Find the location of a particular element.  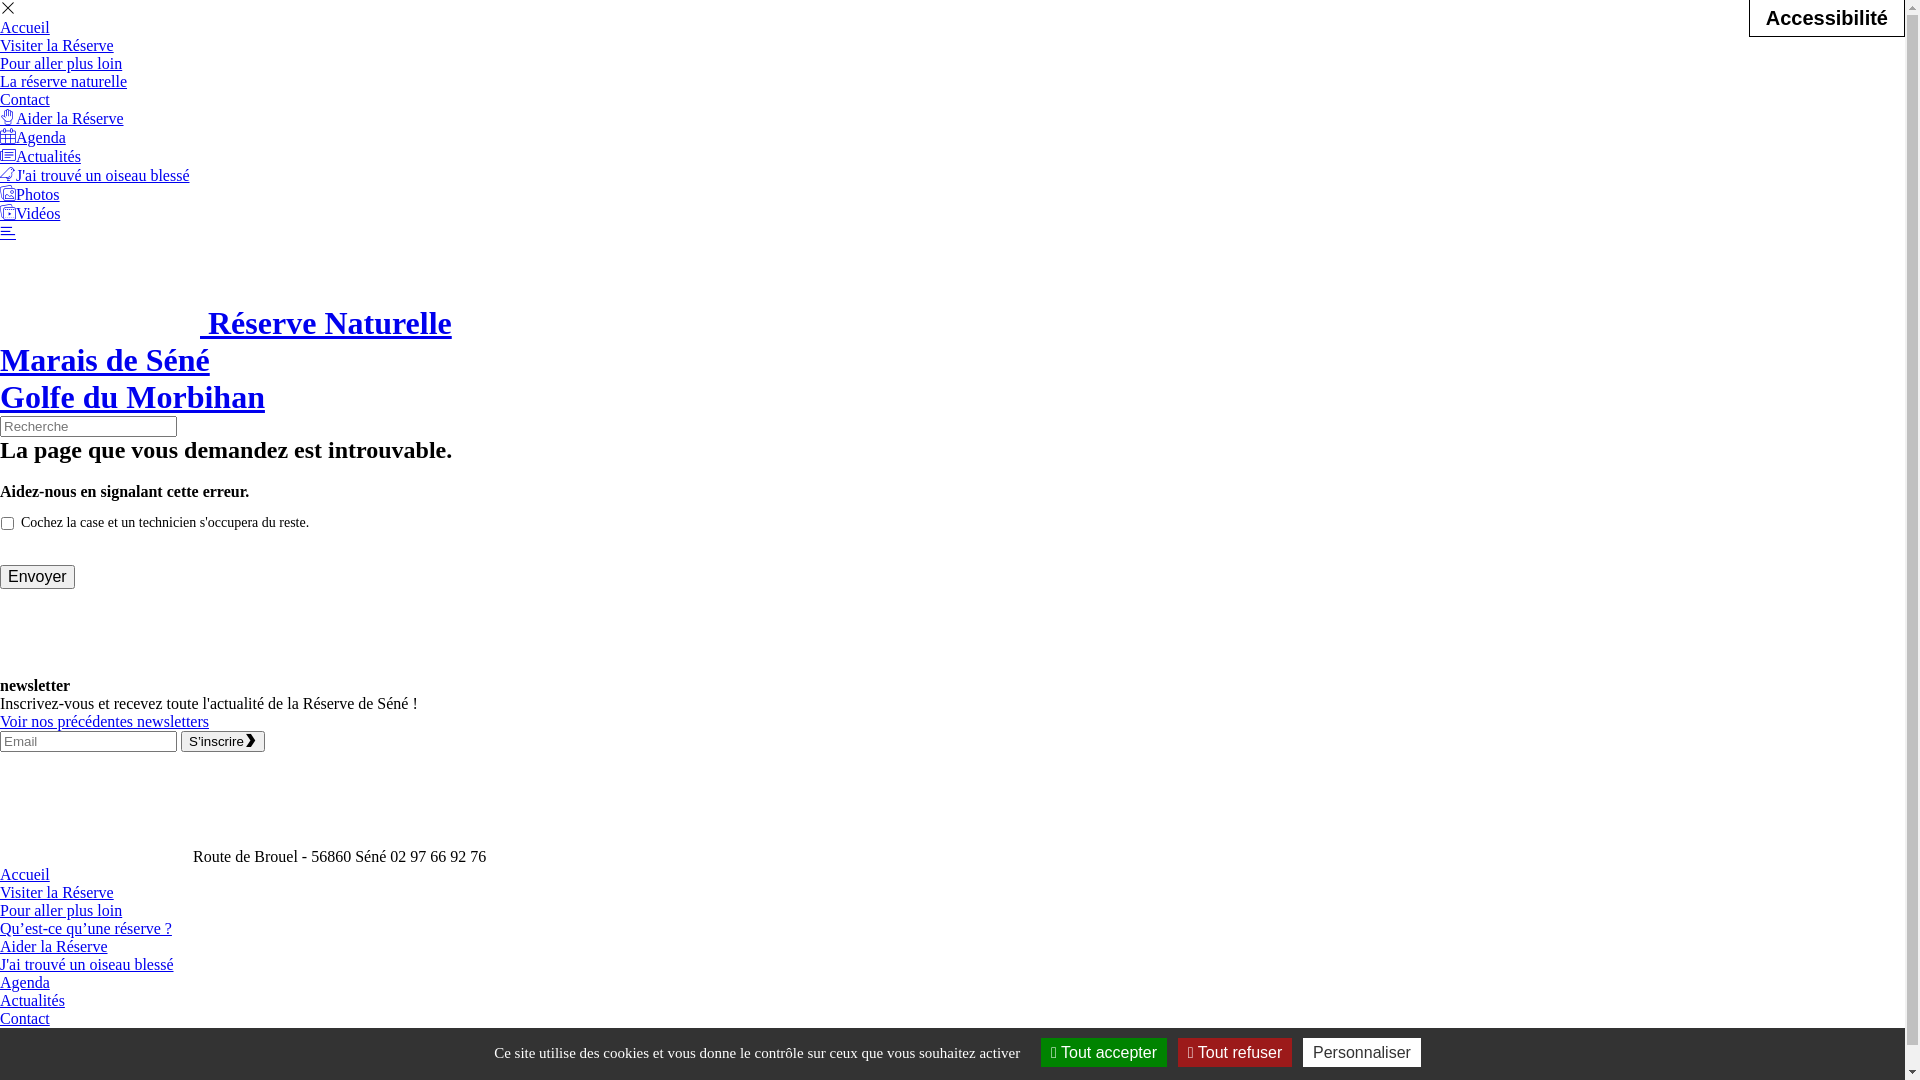

'Envoyer' is located at coordinates (37, 577).